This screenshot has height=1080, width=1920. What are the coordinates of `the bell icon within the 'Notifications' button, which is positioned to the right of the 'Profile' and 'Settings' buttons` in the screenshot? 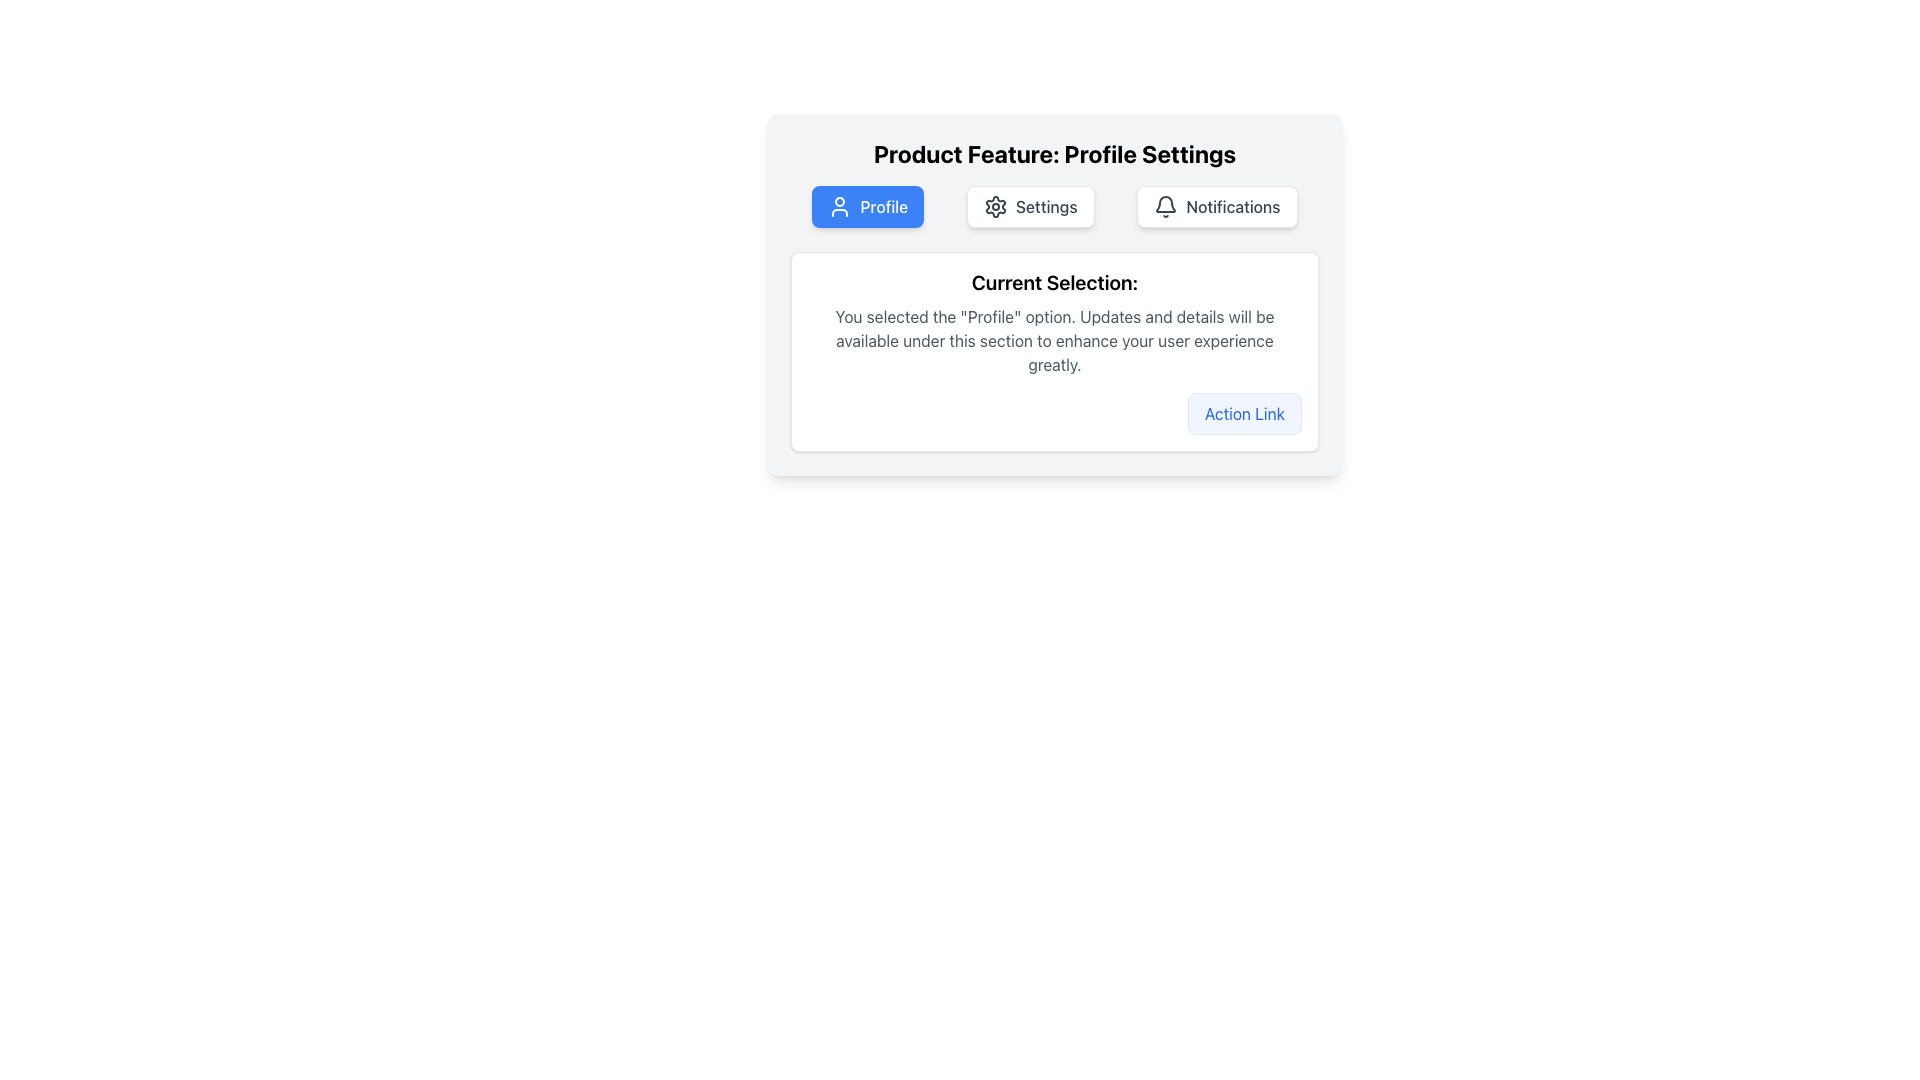 It's located at (1166, 207).